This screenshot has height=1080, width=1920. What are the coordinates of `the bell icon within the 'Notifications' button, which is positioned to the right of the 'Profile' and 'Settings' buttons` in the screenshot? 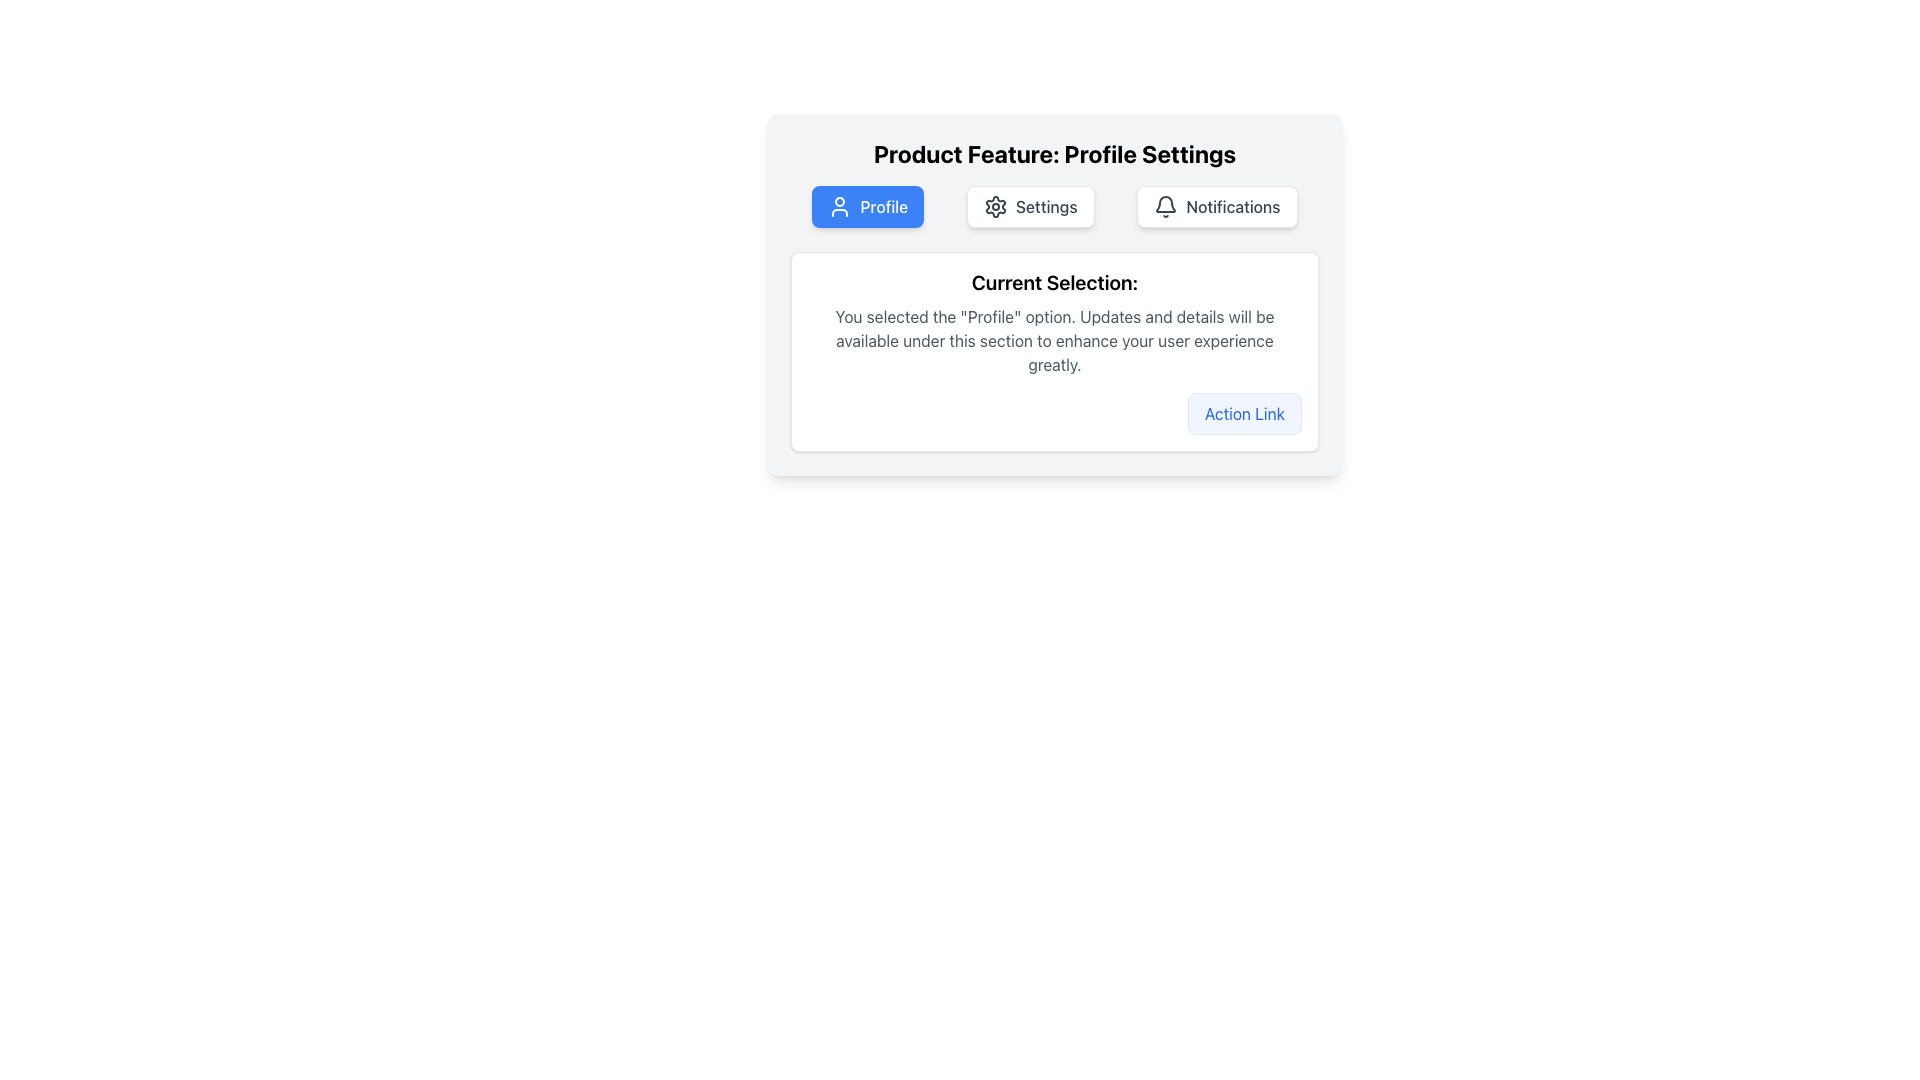 It's located at (1166, 207).